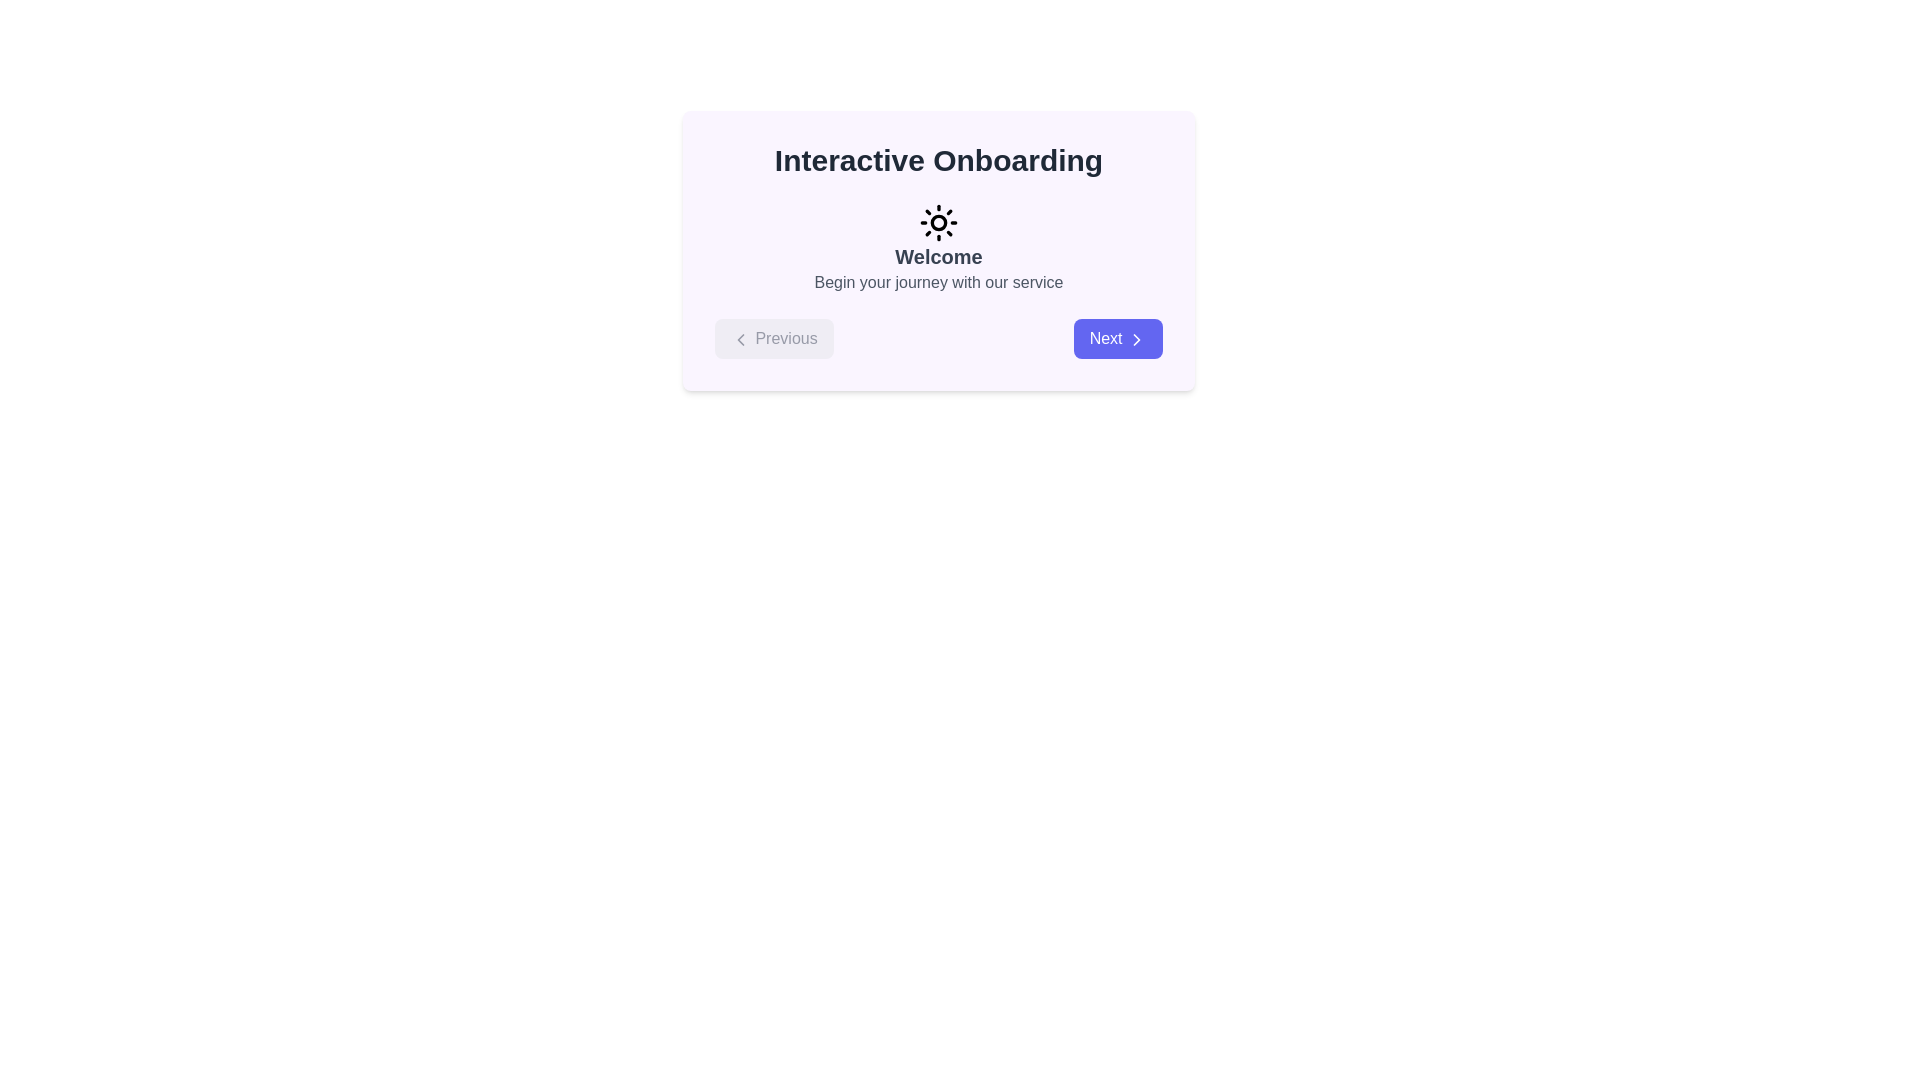 This screenshot has width=1920, height=1080. Describe the element at coordinates (773, 338) in the screenshot. I see `the 'Previous' button located at the bottom left corner of the interactive onboarding section` at that location.